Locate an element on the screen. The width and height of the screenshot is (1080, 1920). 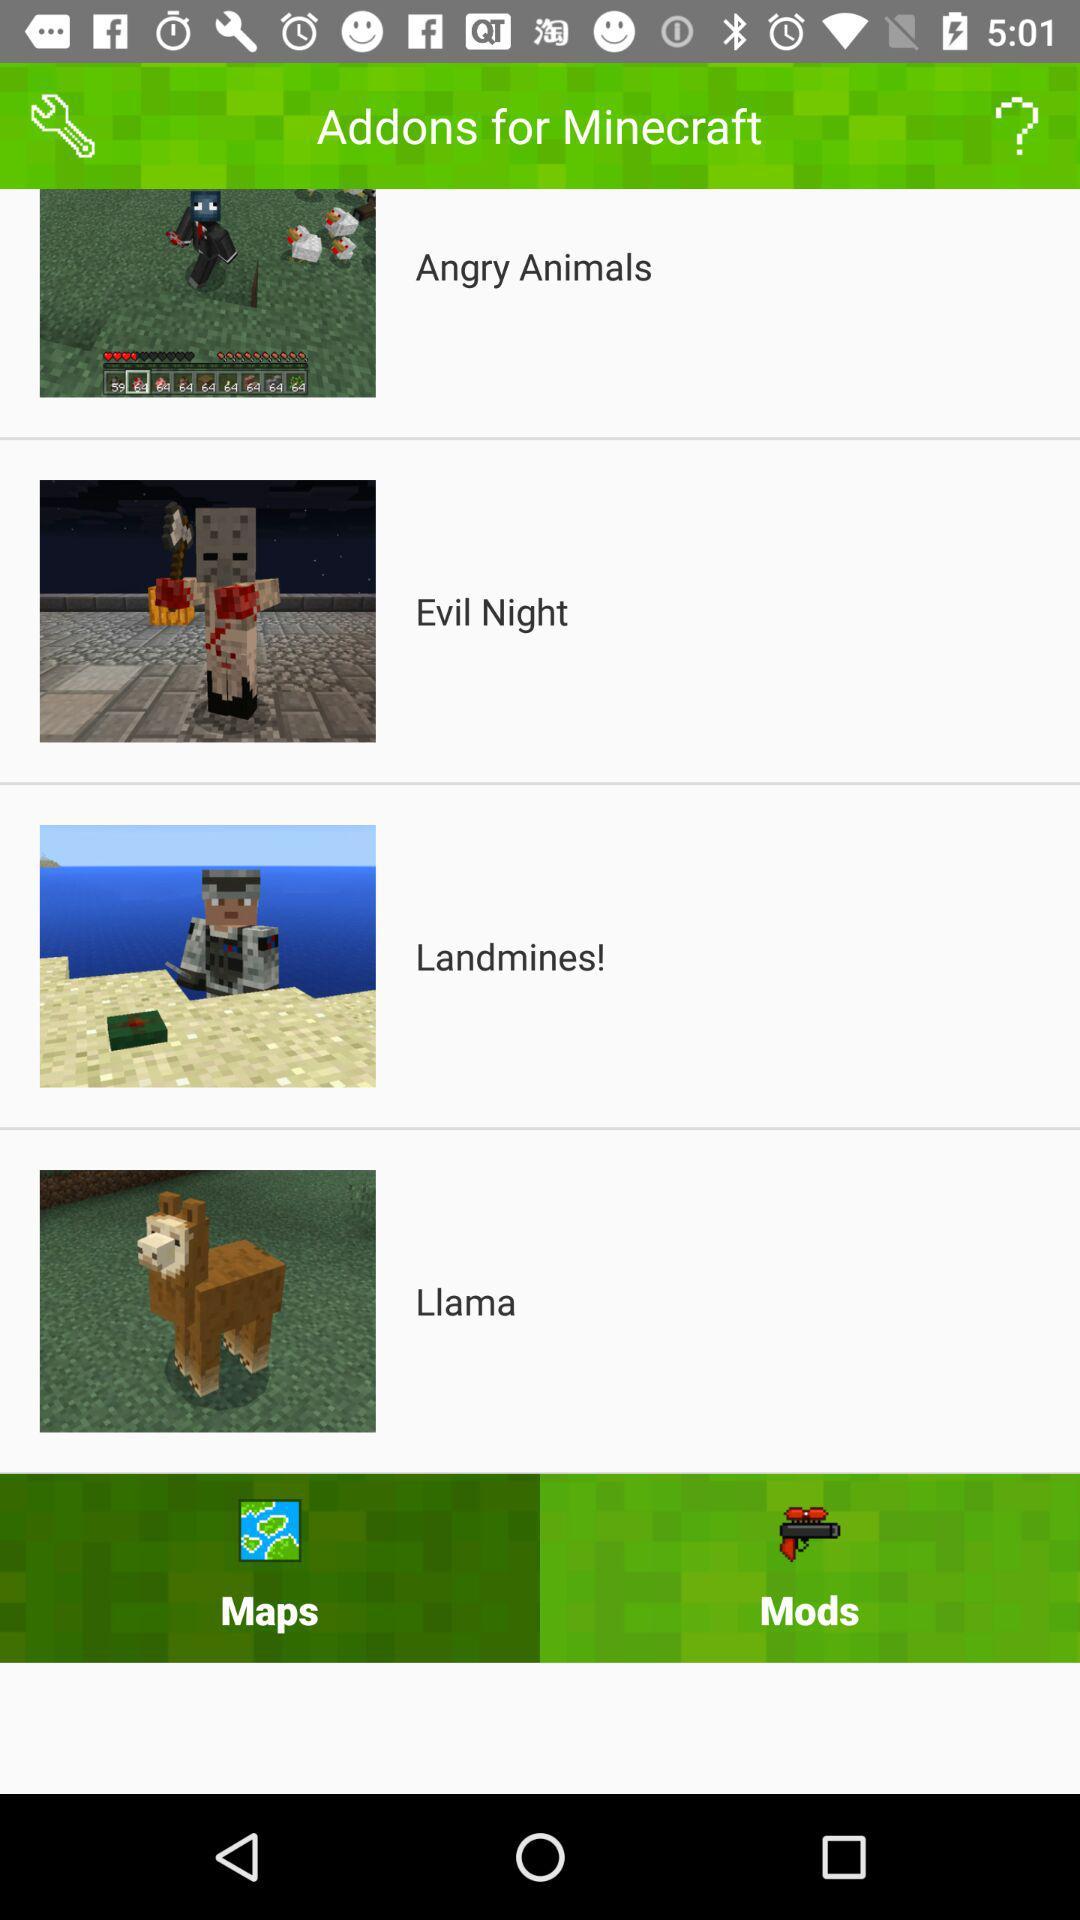
the angry animals icon is located at coordinates (532, 265).